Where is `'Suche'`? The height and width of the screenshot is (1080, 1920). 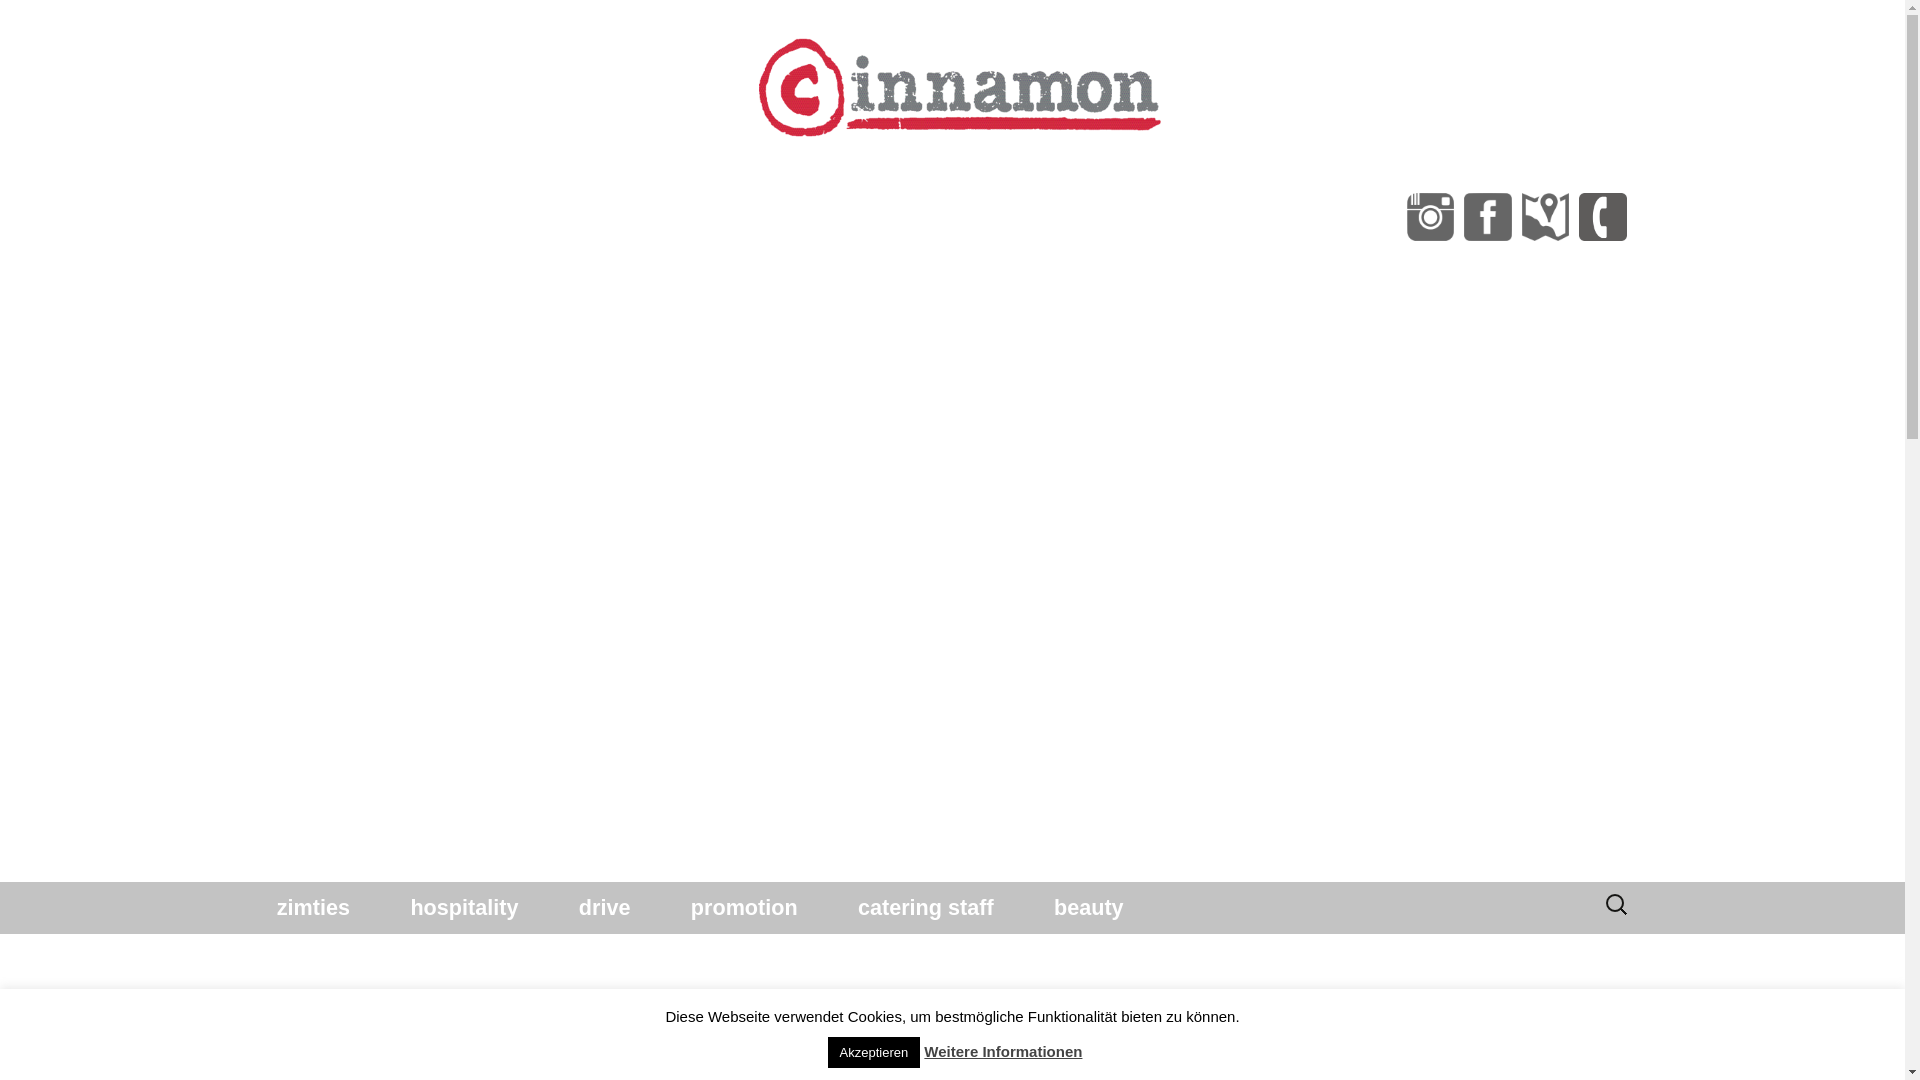 'Suche' is located at coordinates (24, 30).